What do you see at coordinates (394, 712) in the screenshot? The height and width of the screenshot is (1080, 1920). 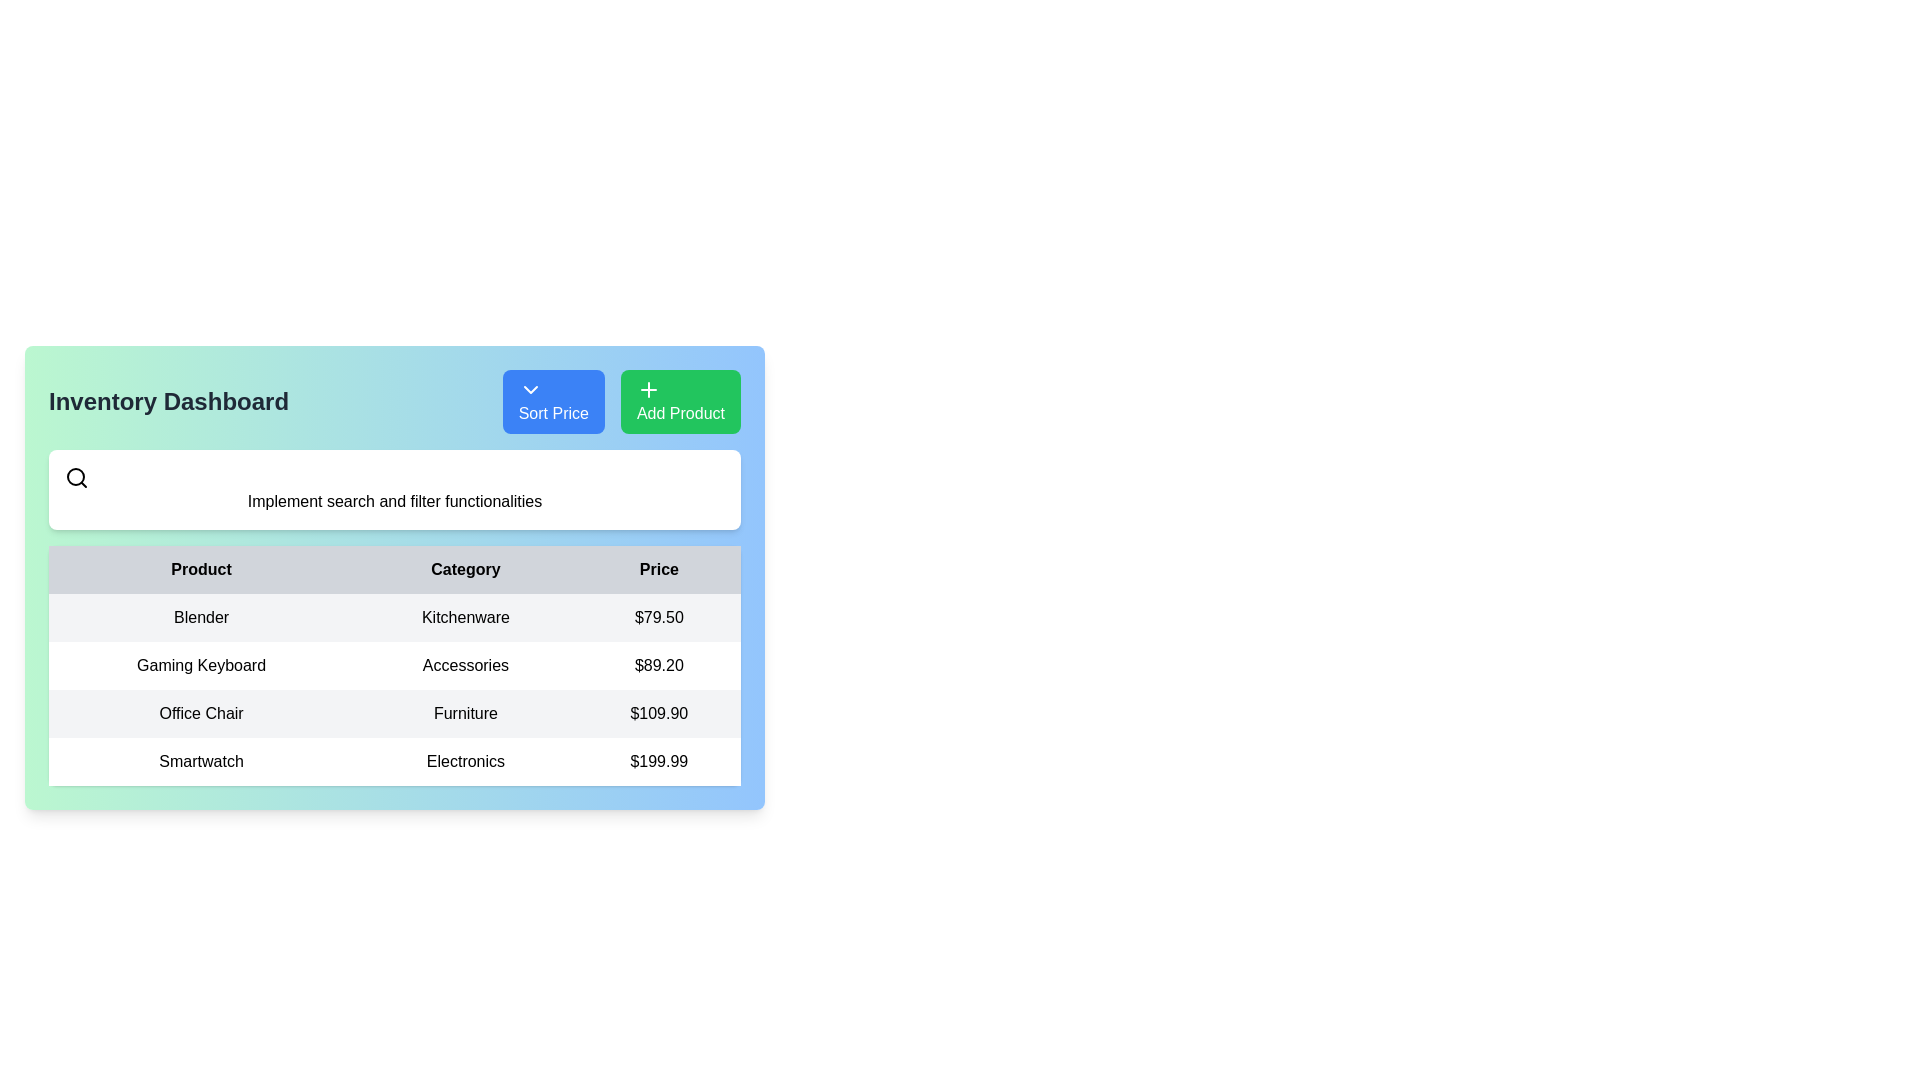 I see `the third row of the inventory table displaying 'Office Chair' in the product name column, 'Furniture' in the category column, and '$109.90' in the price column` at bounding box center [394, 712].